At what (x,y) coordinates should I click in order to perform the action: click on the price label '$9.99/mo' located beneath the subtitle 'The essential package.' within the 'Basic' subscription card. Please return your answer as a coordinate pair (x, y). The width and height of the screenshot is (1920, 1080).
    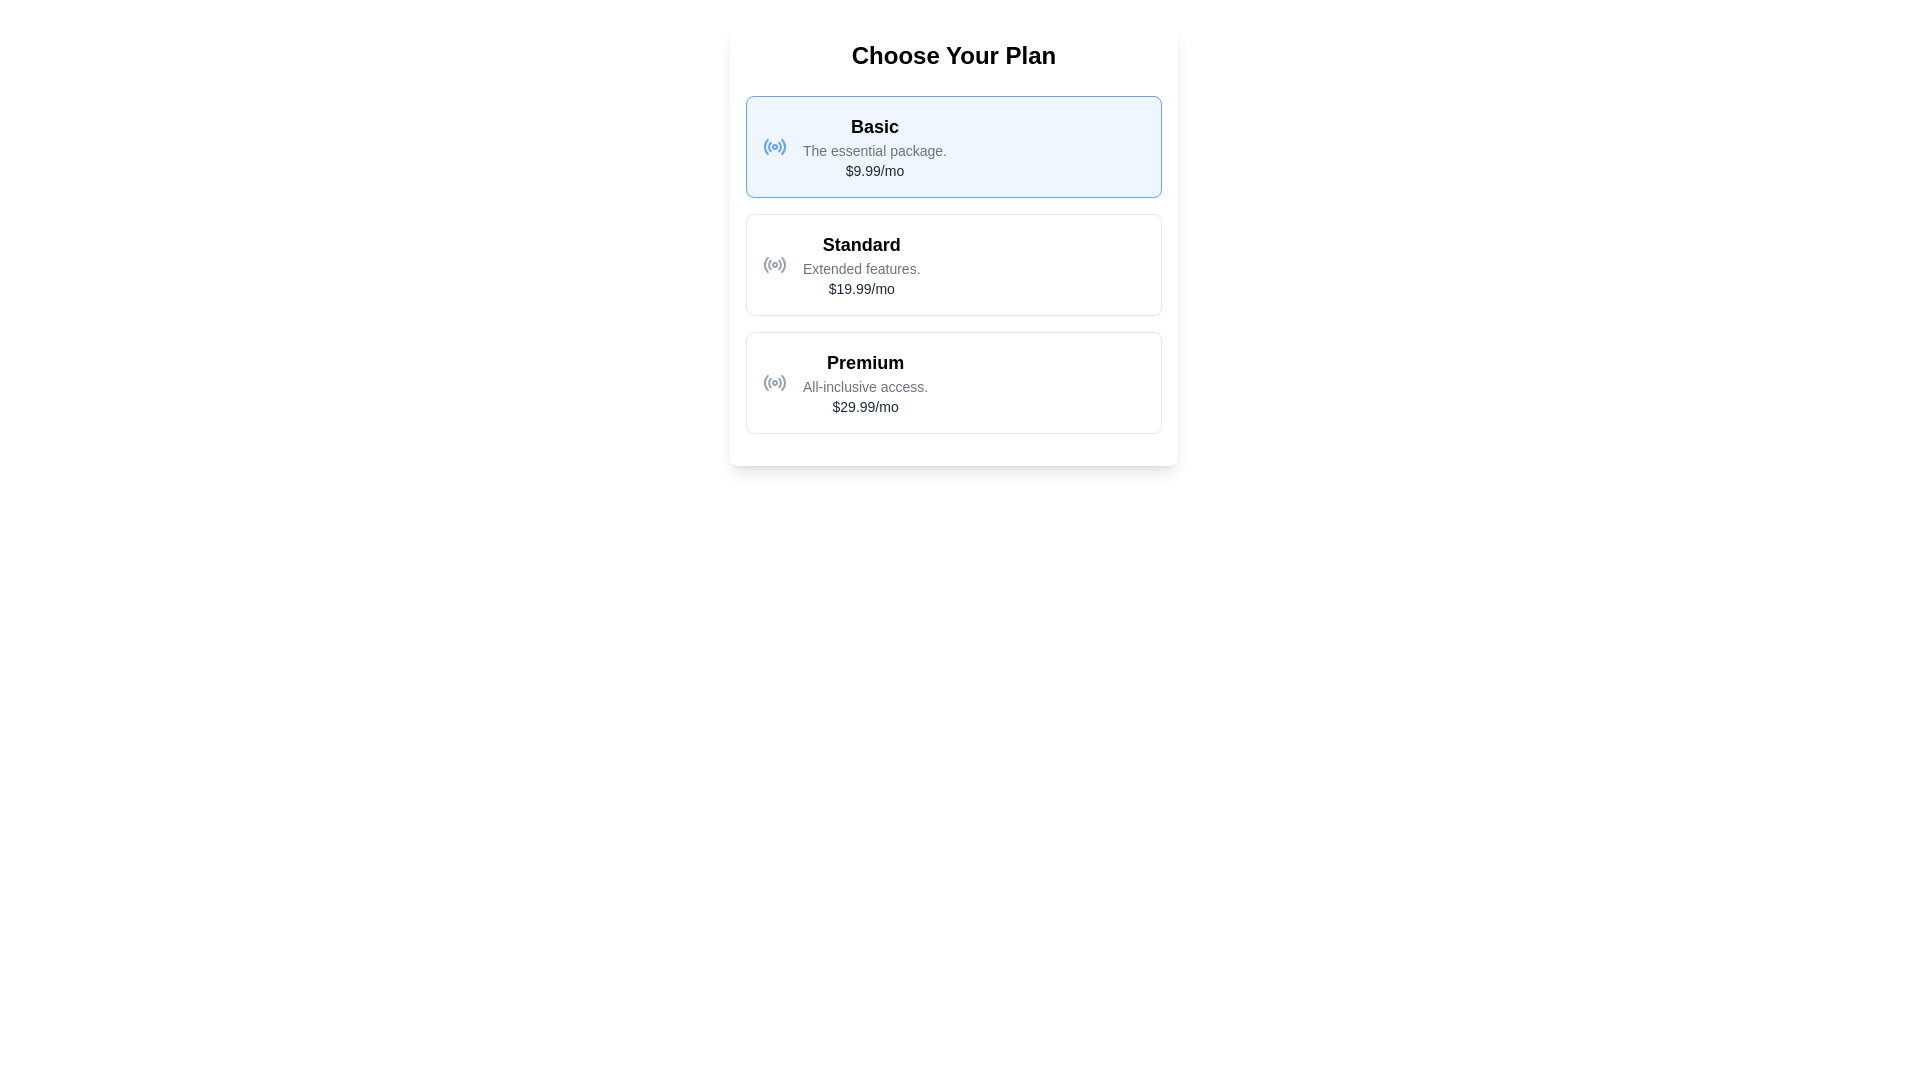
    Looking at the image, I should click on (874, 169).